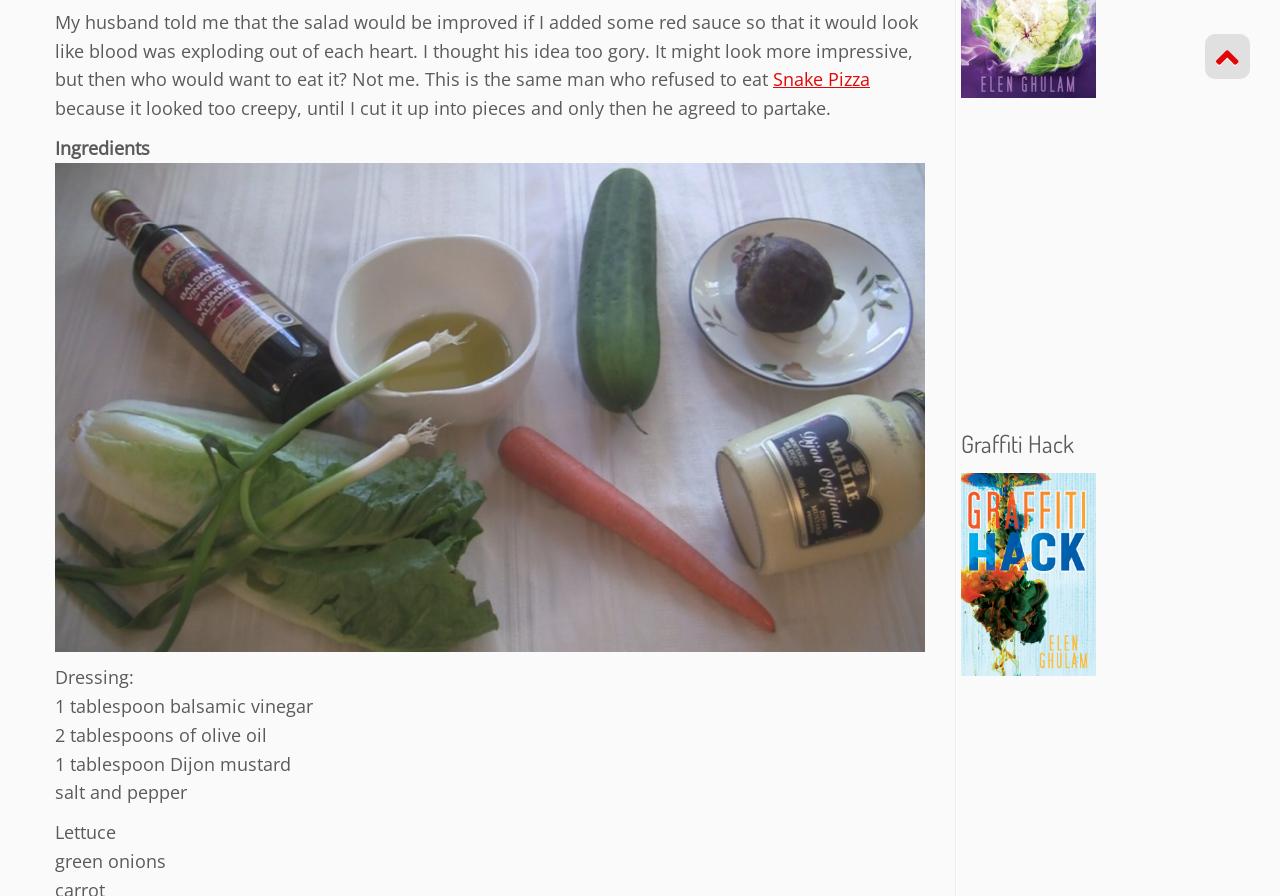 Image resolution: width=1280 pixels, height=896 pixels. Describe the element at coordinates (55, 147) in the screenshot. I see `'Ingredients'` at that location.